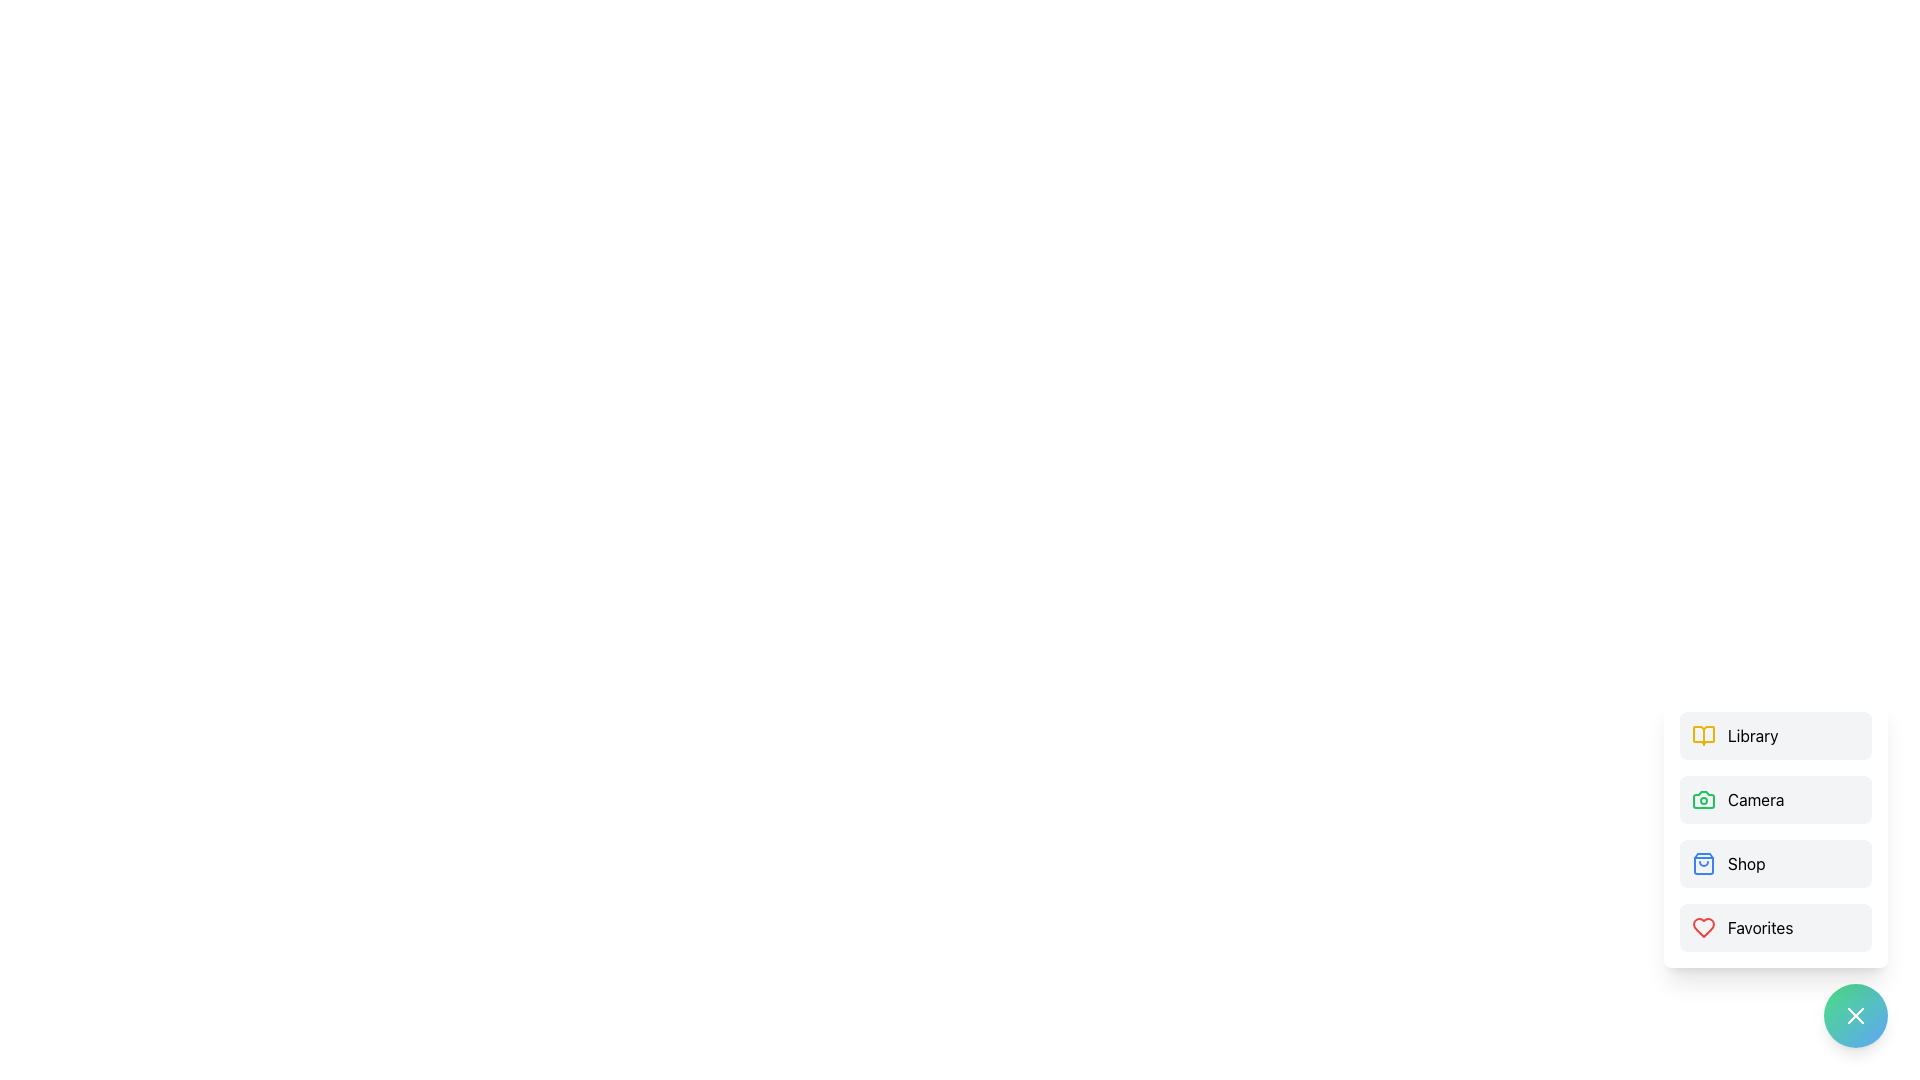  I want to click on the 'Shop' button that contains a blue shopping bag icon at the top left, so click(1703, 863).